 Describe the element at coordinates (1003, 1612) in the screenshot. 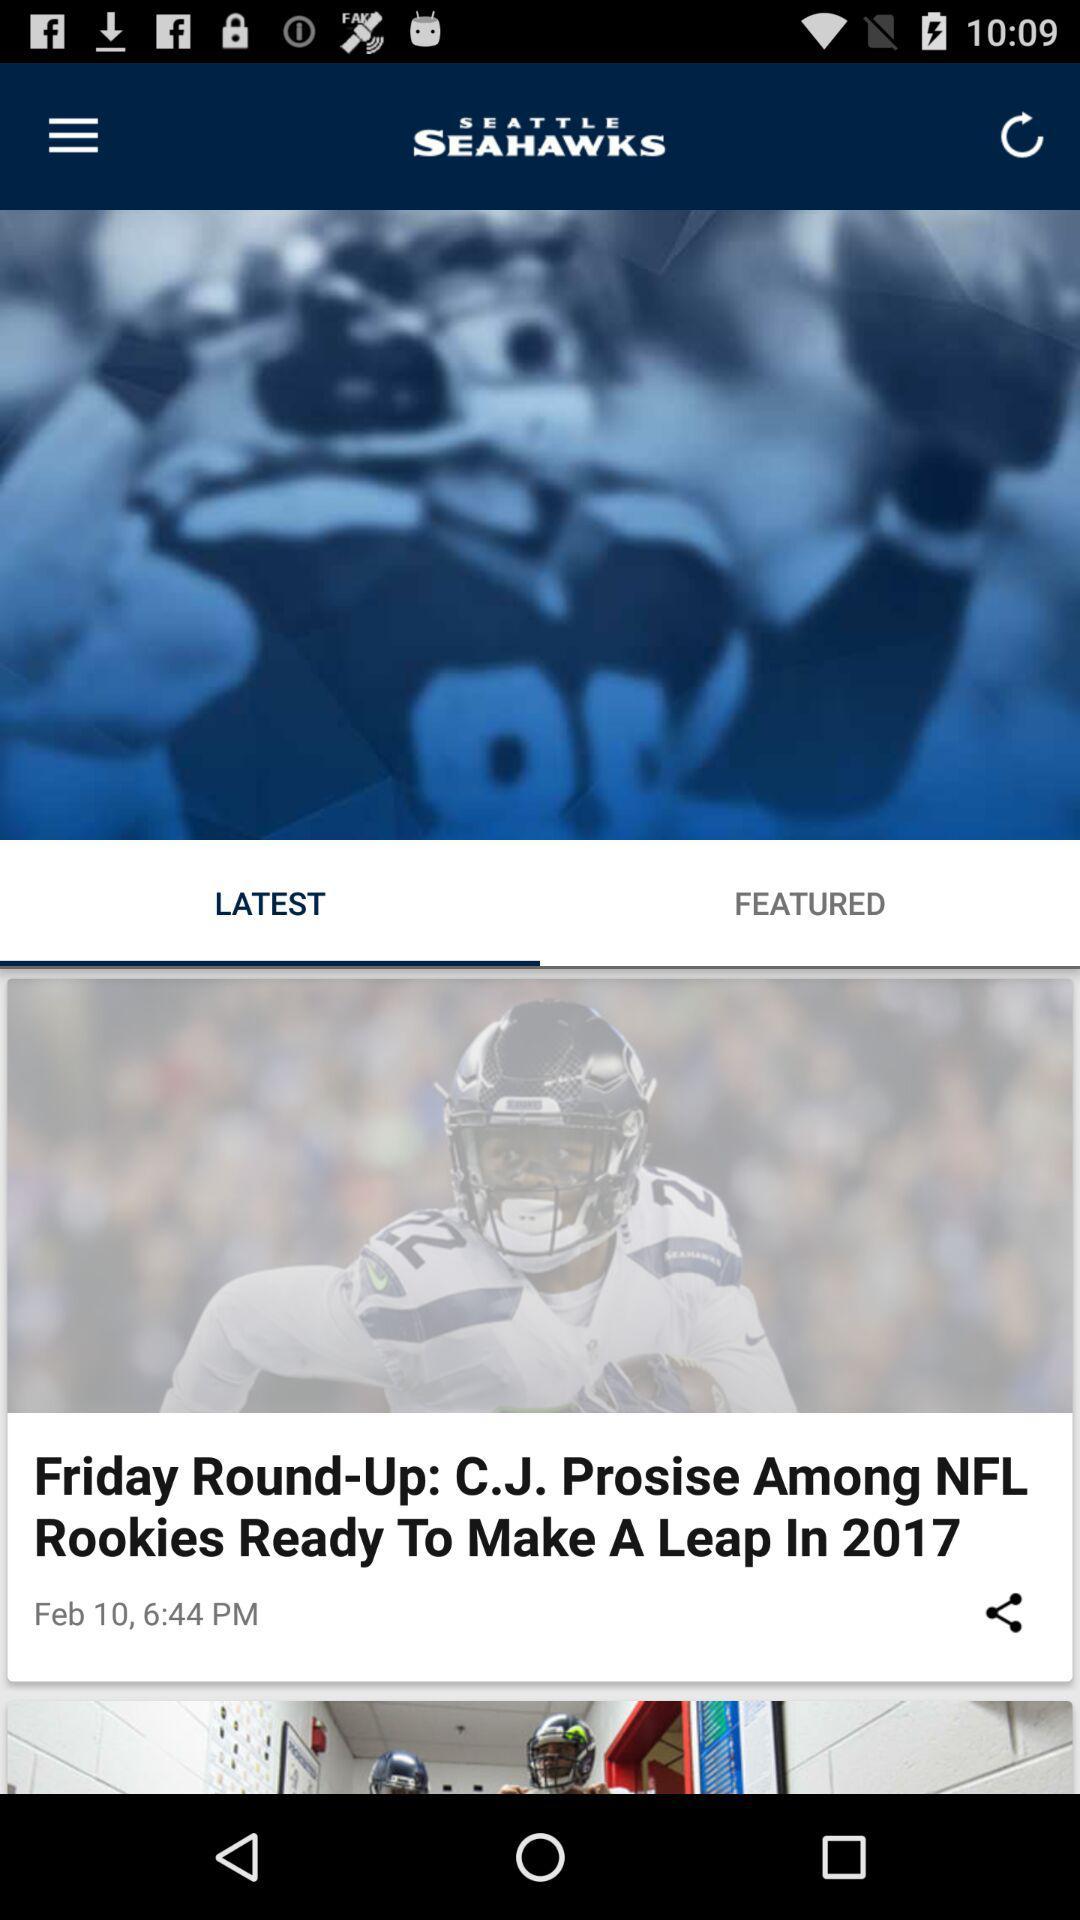

I see `the button which is at the bottom right corner of the page` at that location.